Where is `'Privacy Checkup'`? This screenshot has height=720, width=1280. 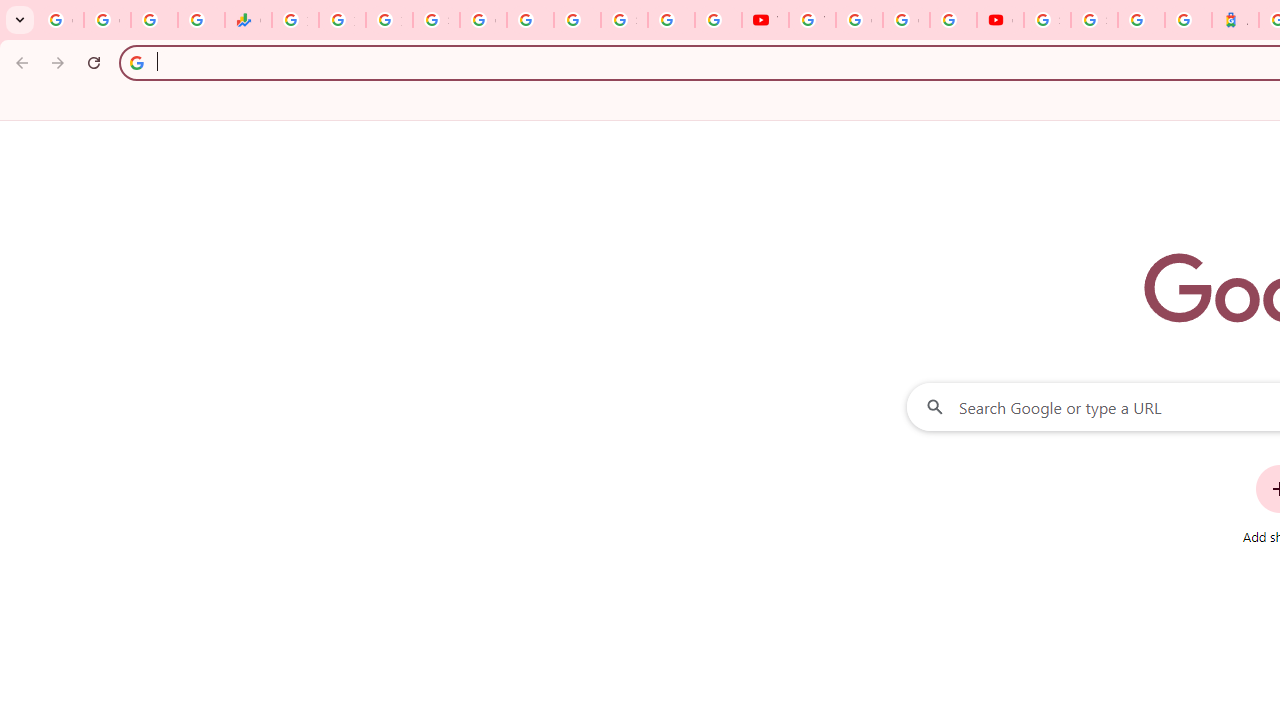
'Privacy Checkup' is located at coordinates (718, 20).